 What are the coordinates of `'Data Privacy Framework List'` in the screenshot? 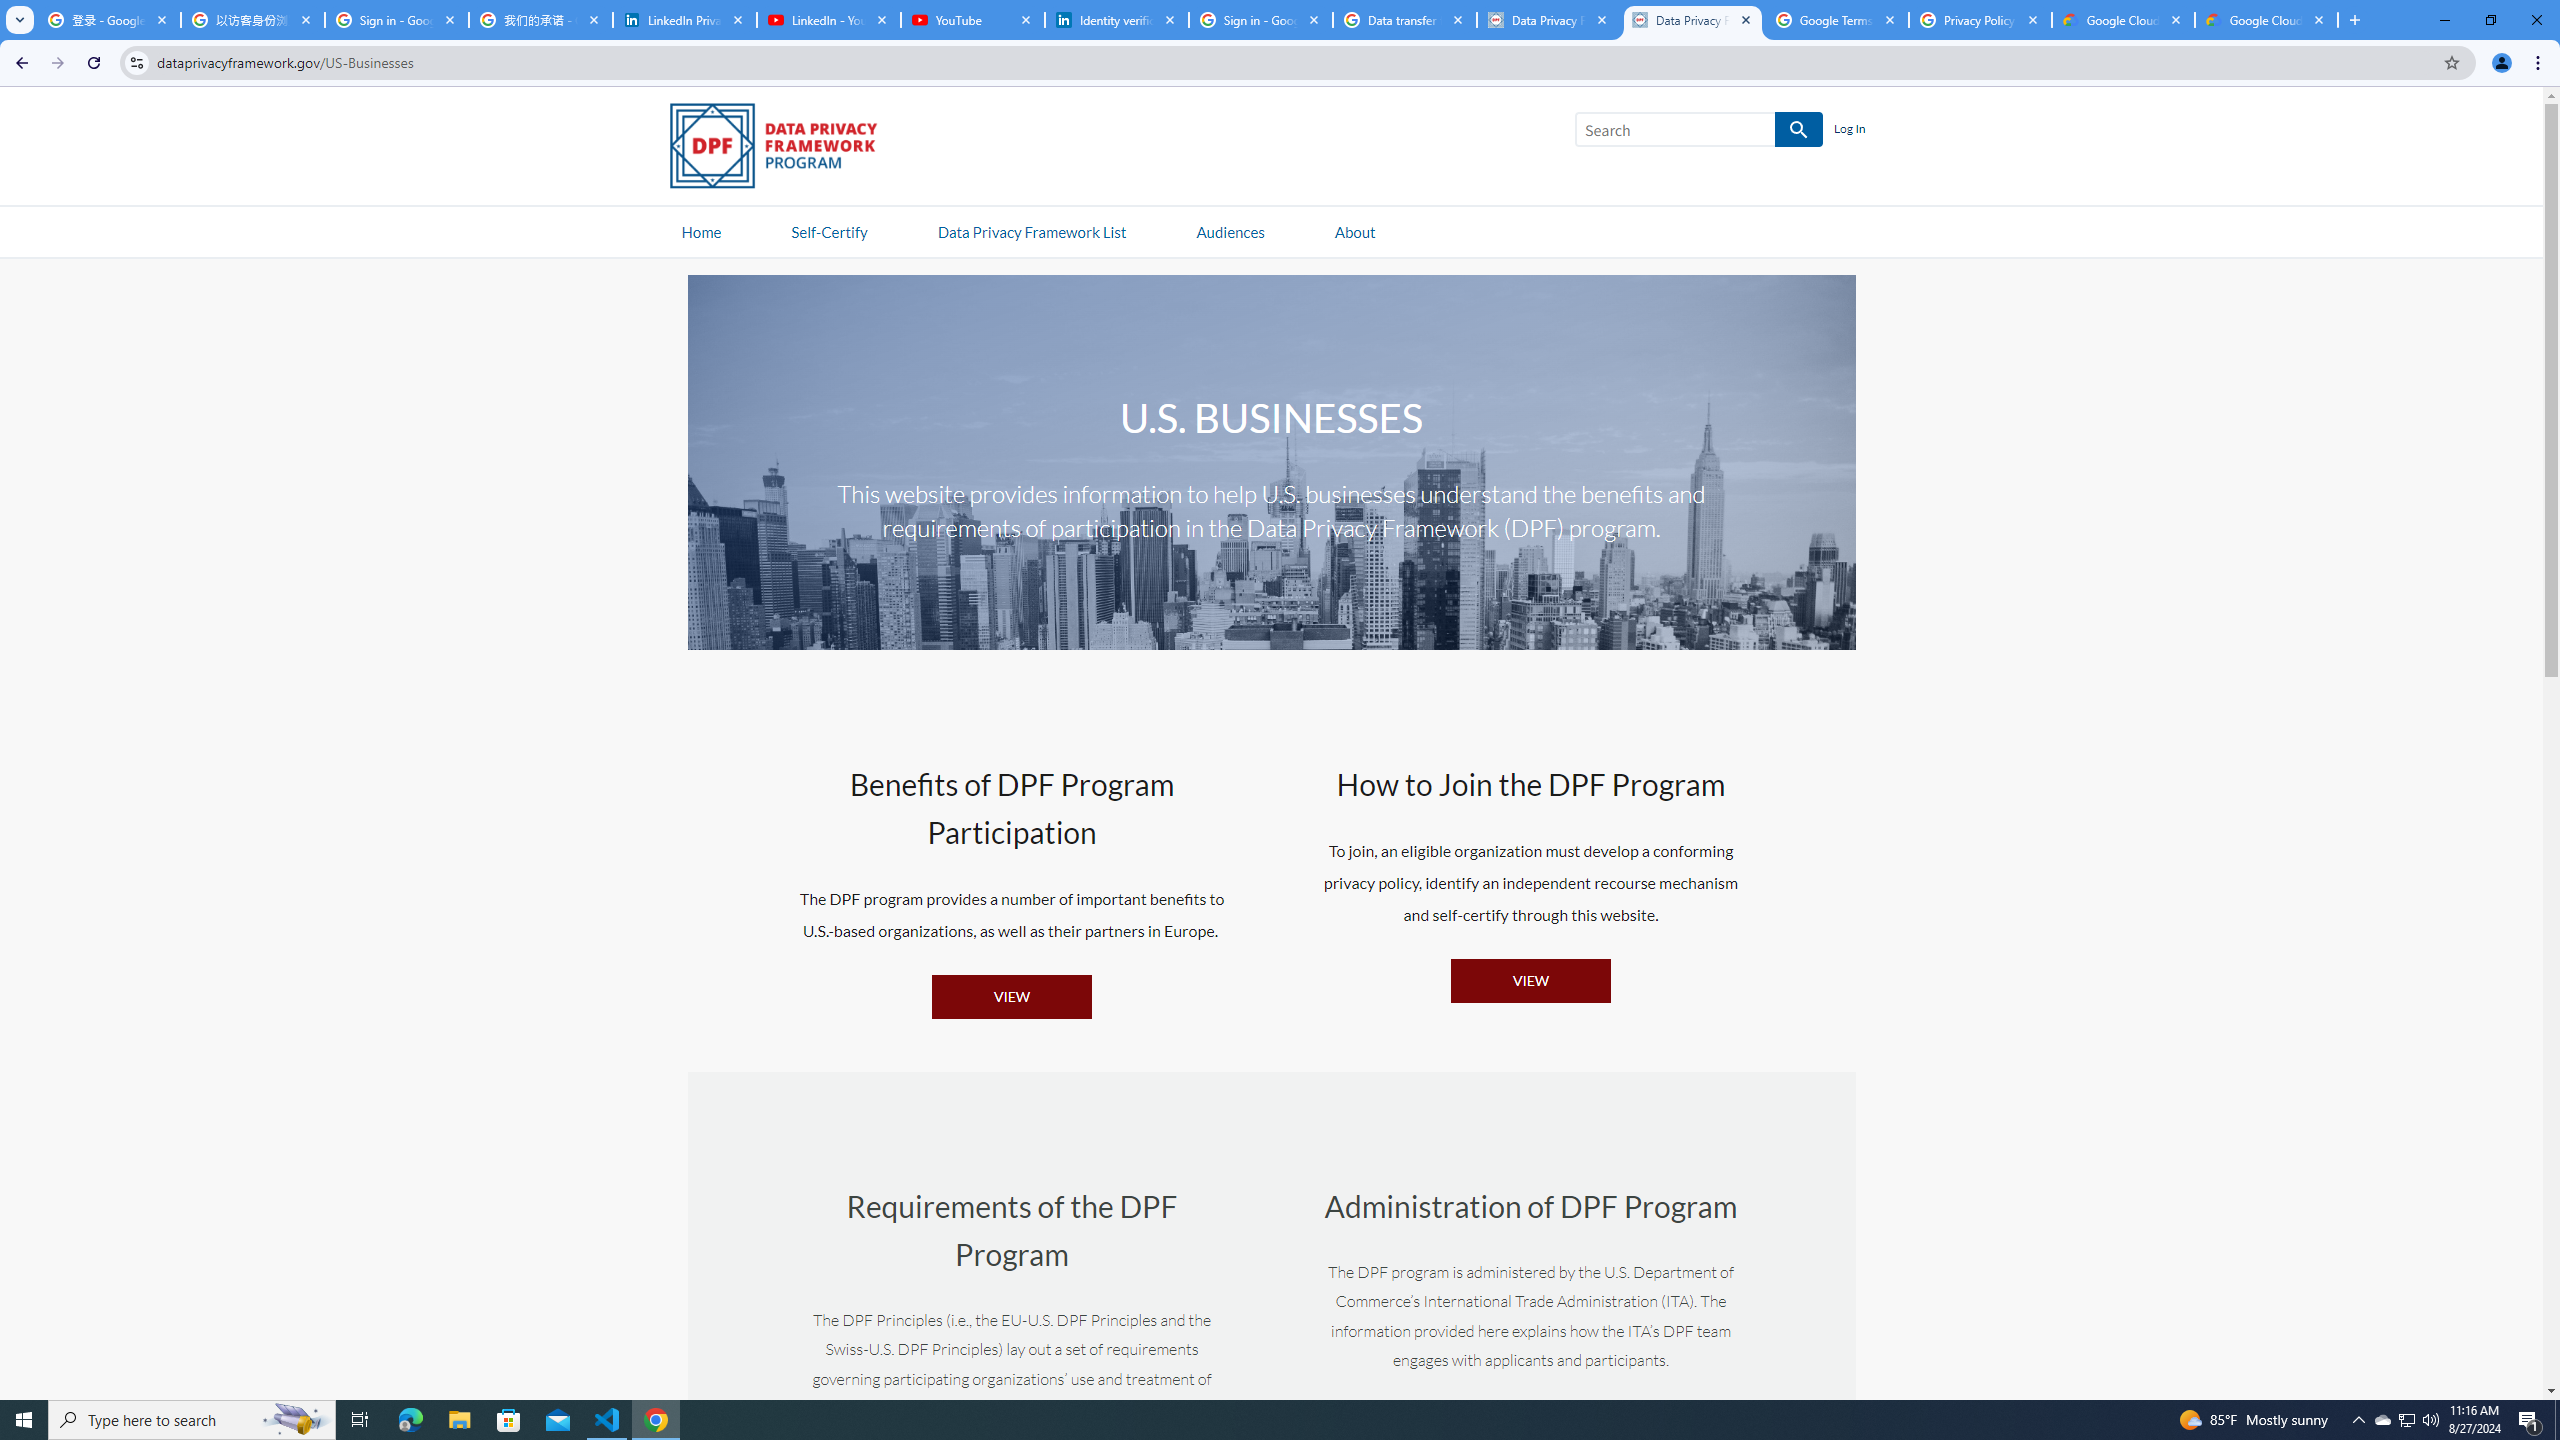 It's located at (1031, 230).